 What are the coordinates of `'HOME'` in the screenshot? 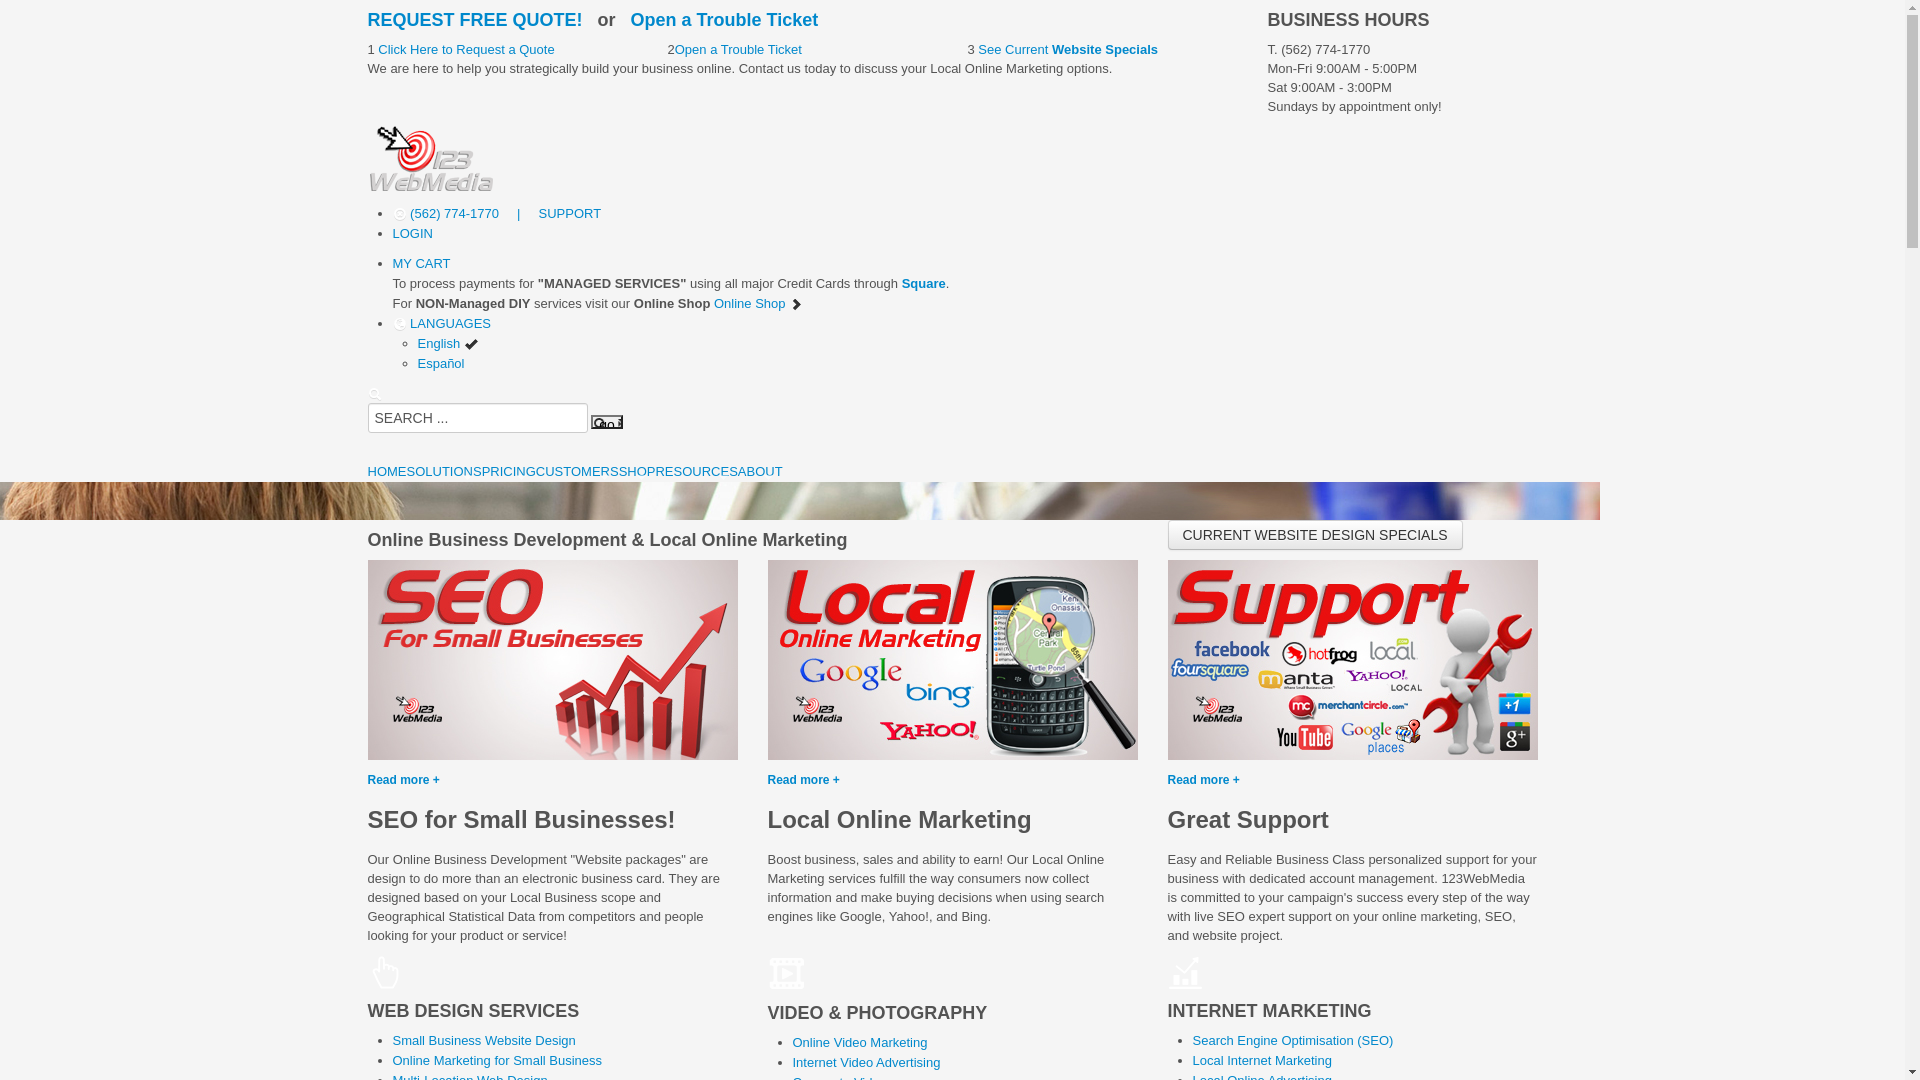 It's located at (387, 471).